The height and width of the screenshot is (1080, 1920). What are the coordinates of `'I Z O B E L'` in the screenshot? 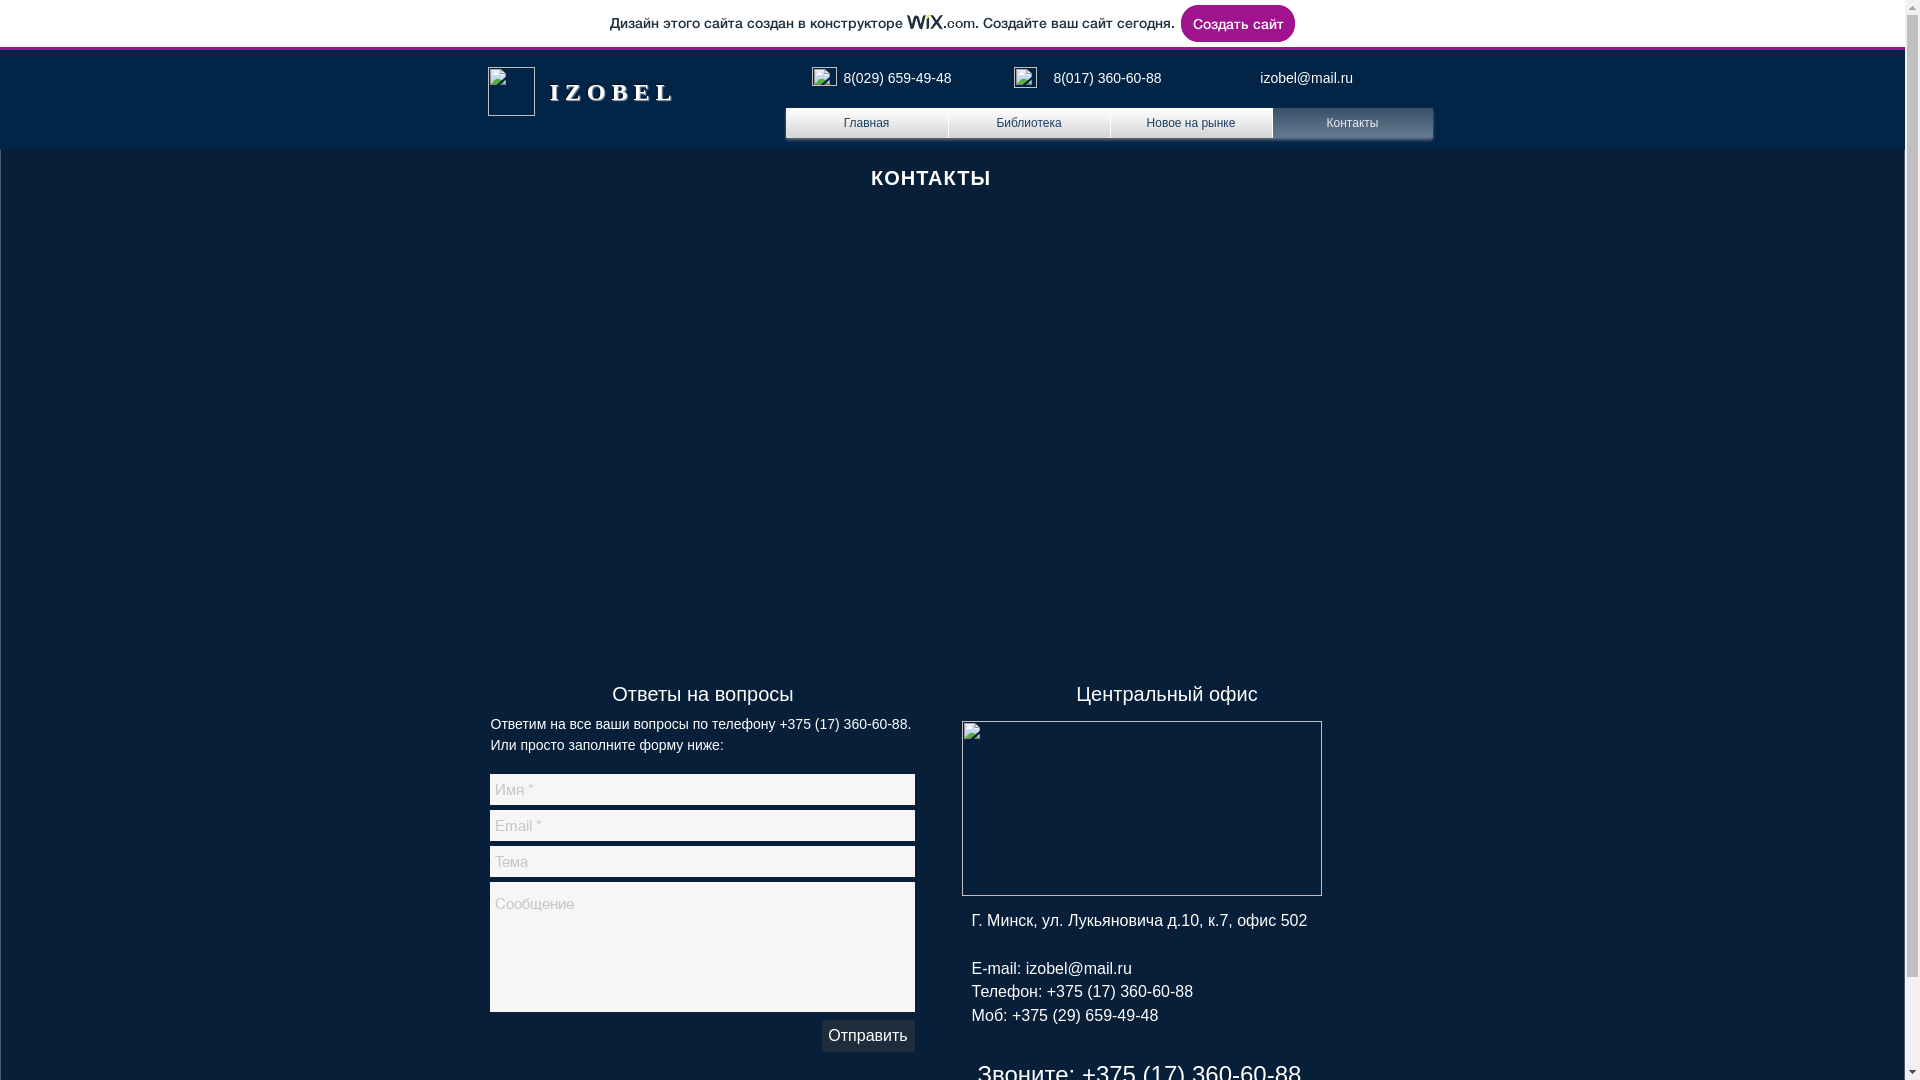 It's located at (609, 92).